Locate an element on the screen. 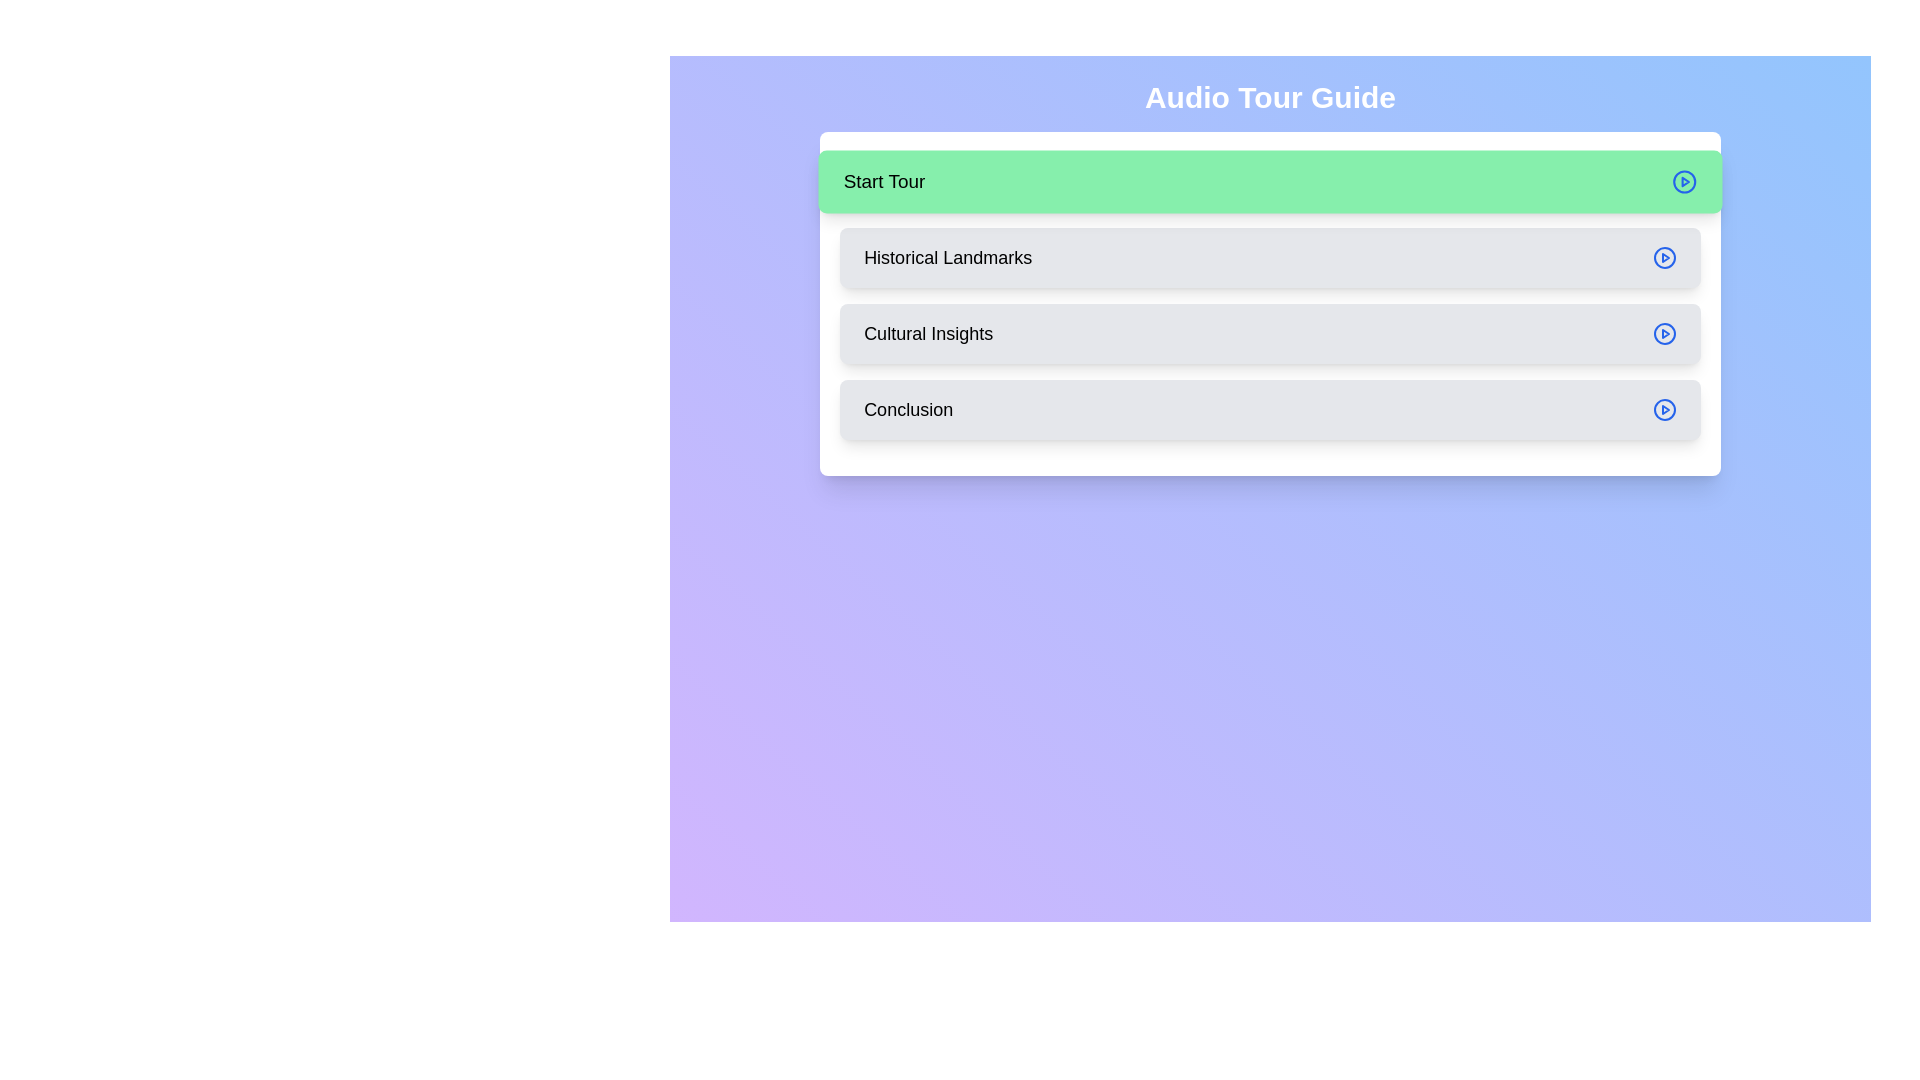 This screenshot has height=1080, width=1920. the Historical Landmarks step in the audio tour is located at coordinates (1269, 257).